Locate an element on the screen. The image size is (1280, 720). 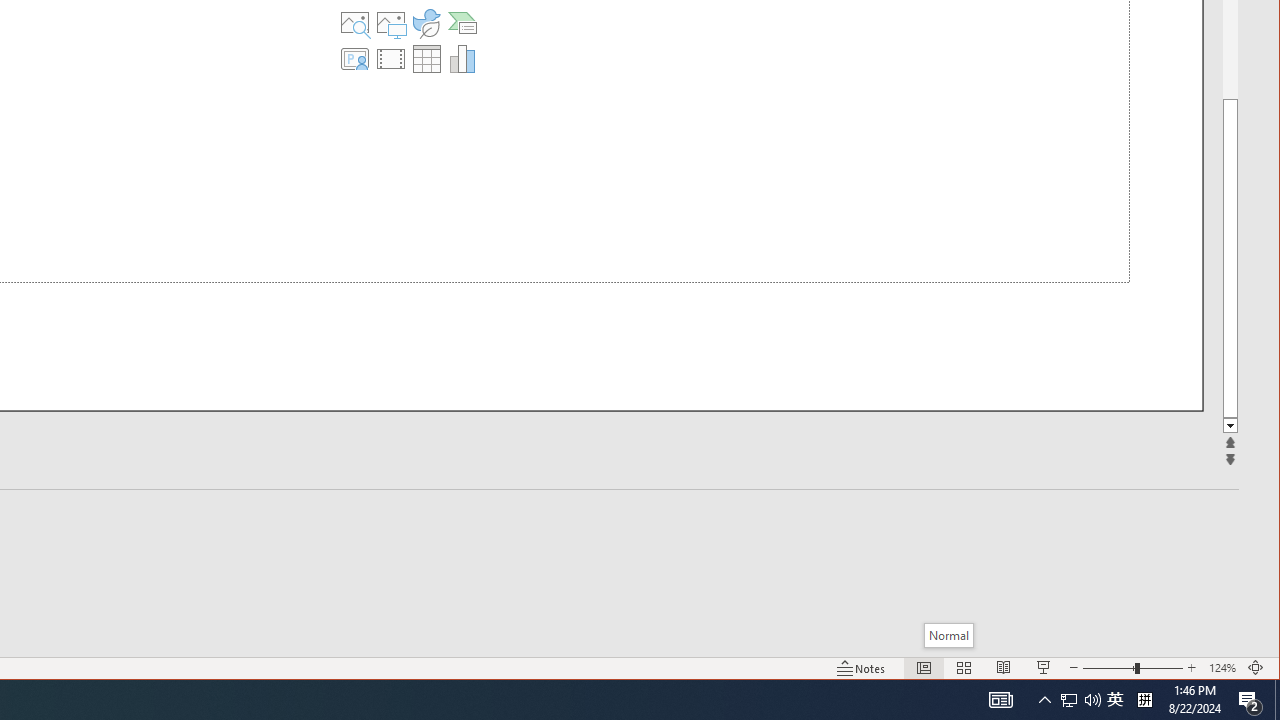
'Insert Video' is located at coordinates (391, 58).